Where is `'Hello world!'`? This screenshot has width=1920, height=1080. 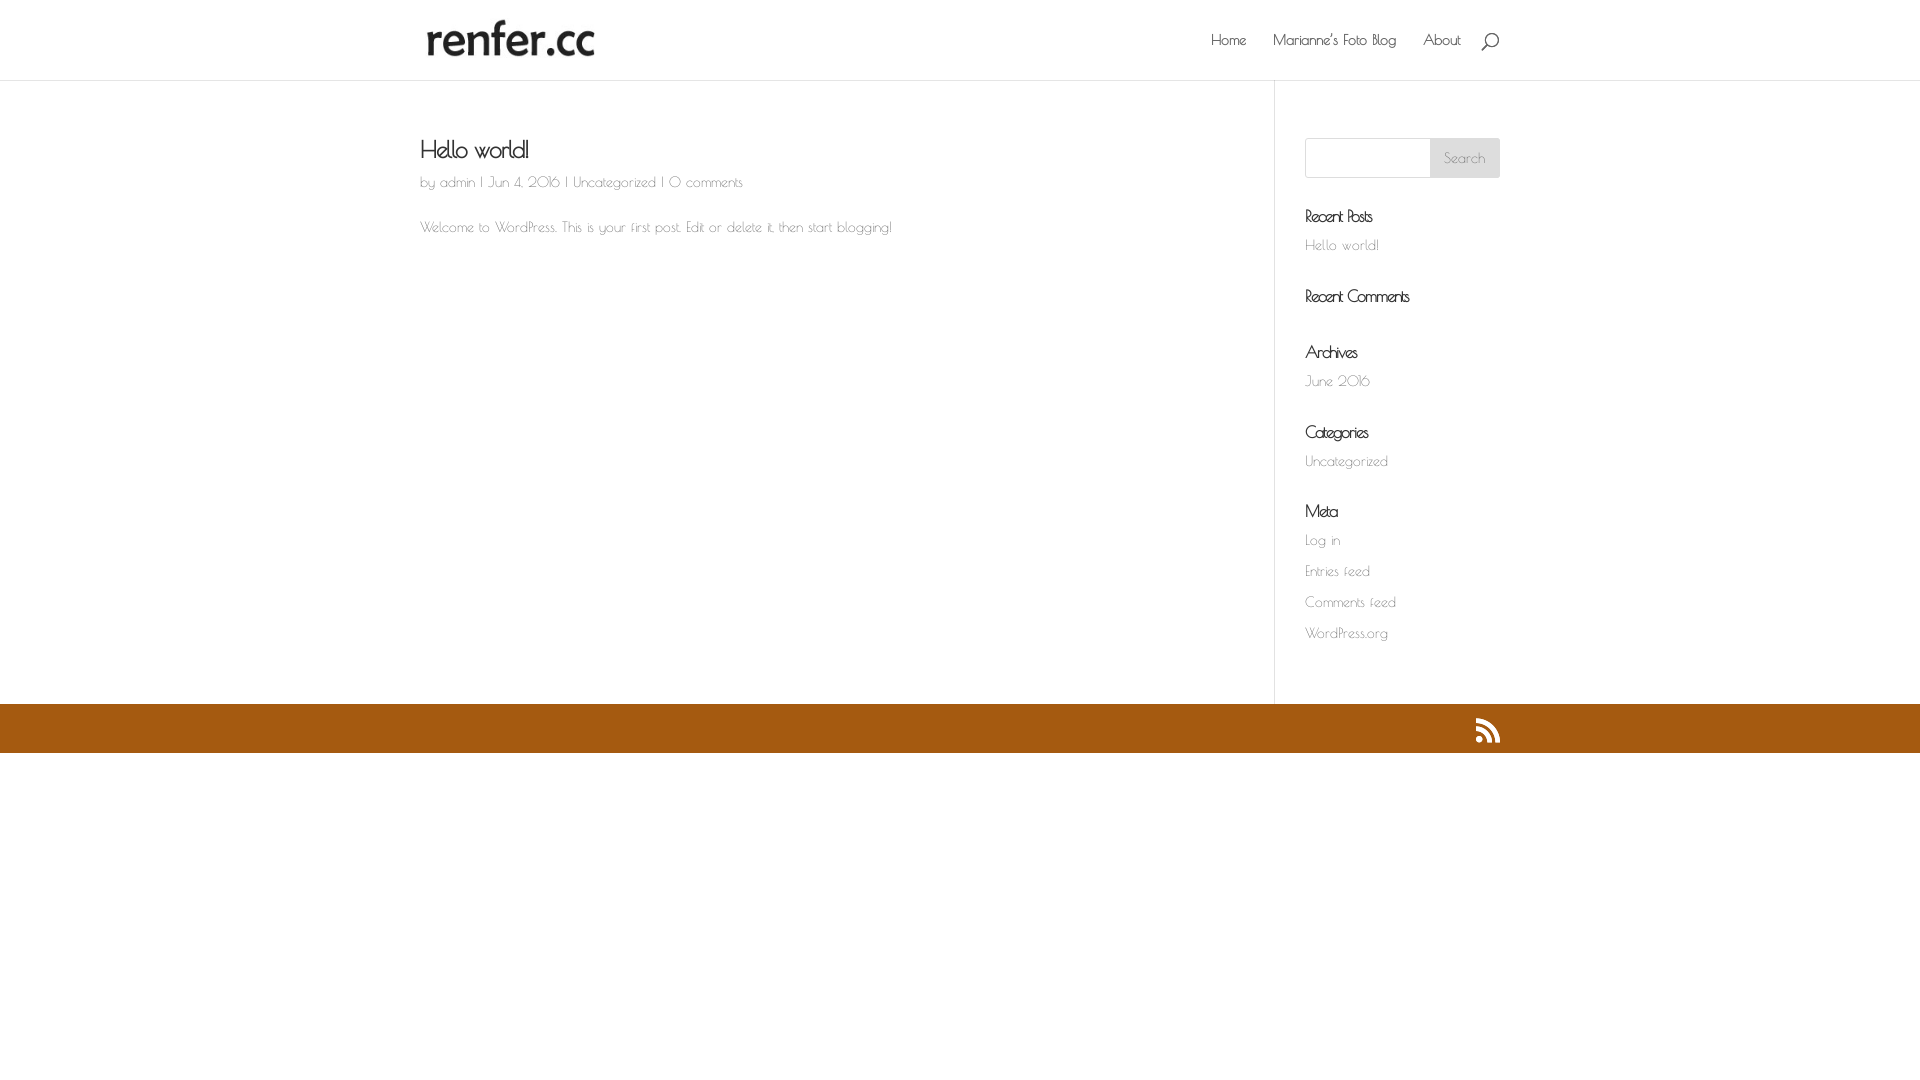
'Hello world!' is located at coordinates (1305, 244).